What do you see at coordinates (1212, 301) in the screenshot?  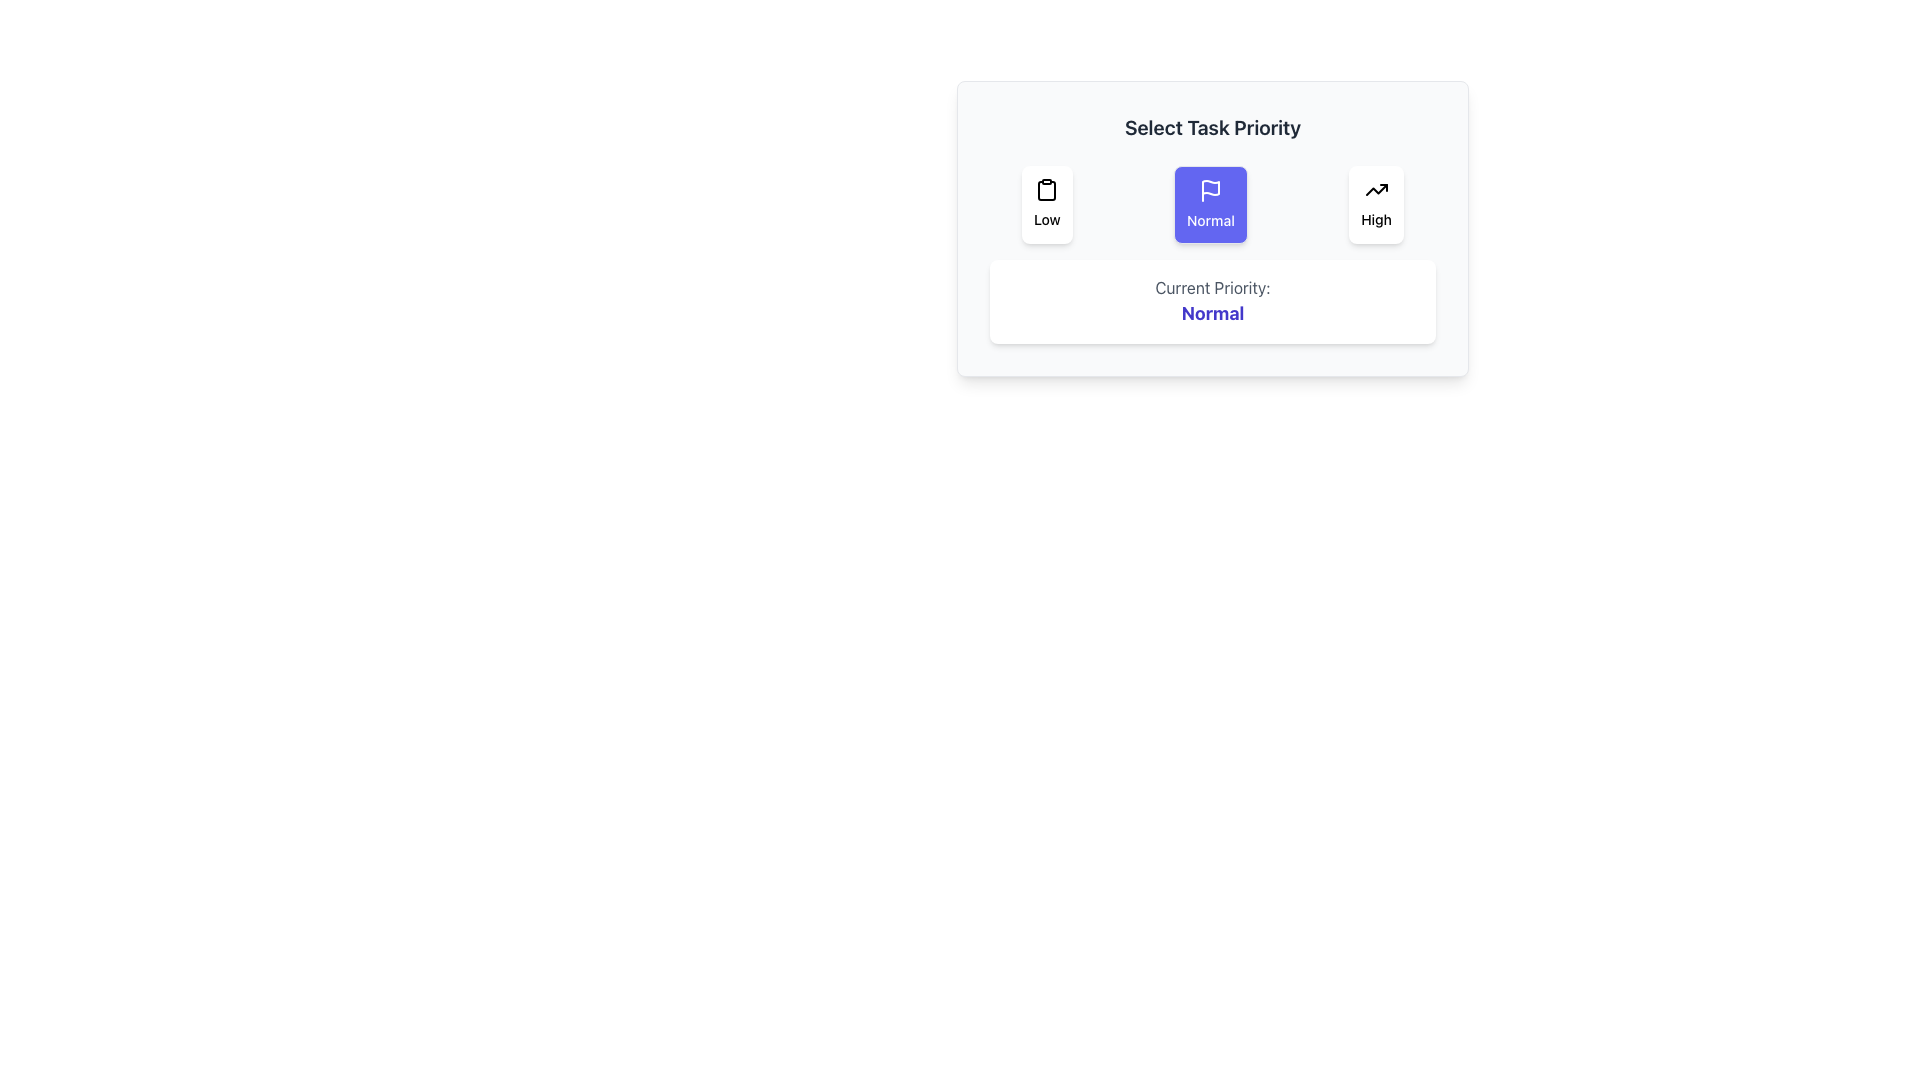 I see `the Text Display indicator that shows the currently selected priority level, which is 'Normal', located at the bottom portion of the interface's central card` at bounding box center [1212, 301].